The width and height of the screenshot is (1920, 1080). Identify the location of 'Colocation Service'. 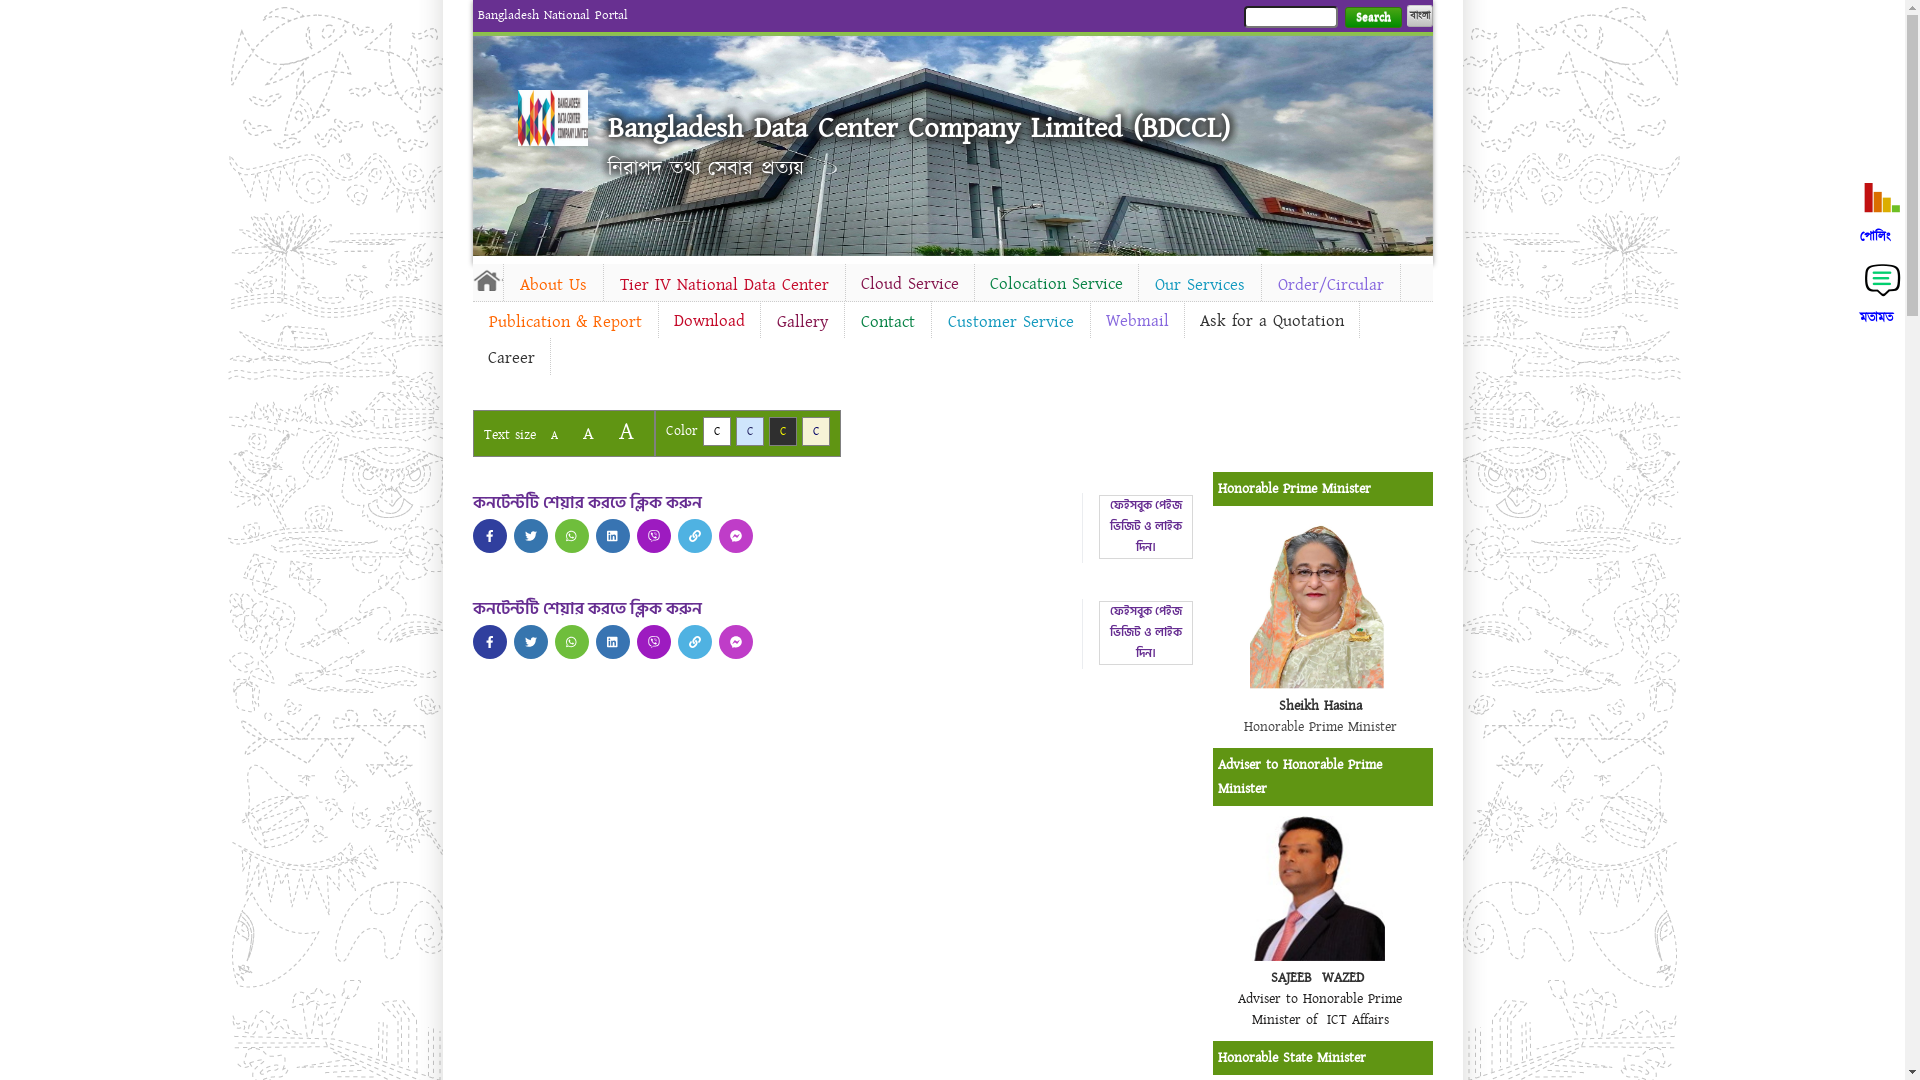
(1054, 284).